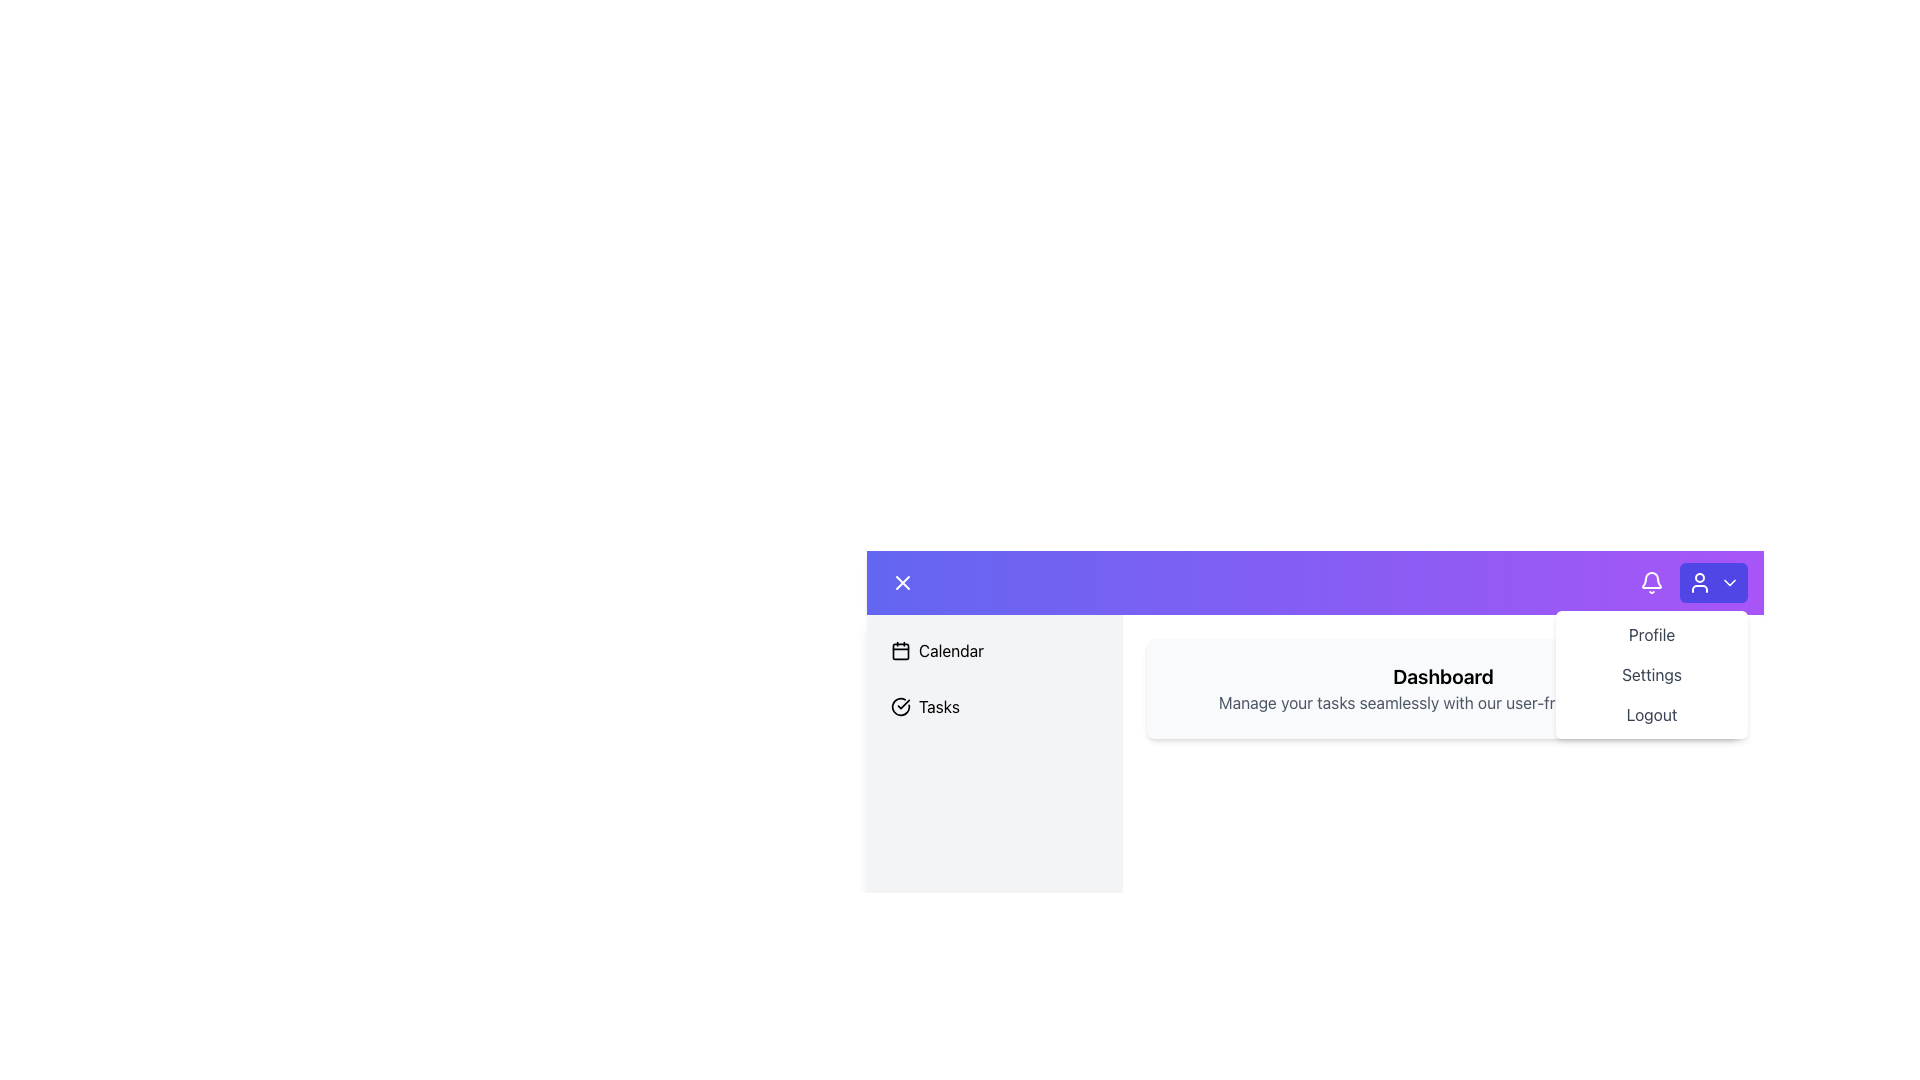  Describe the element at coordinates (994, 705) in the screenshot. I see `the 'Tasks' button located below the 'Calendar' item` at that location.